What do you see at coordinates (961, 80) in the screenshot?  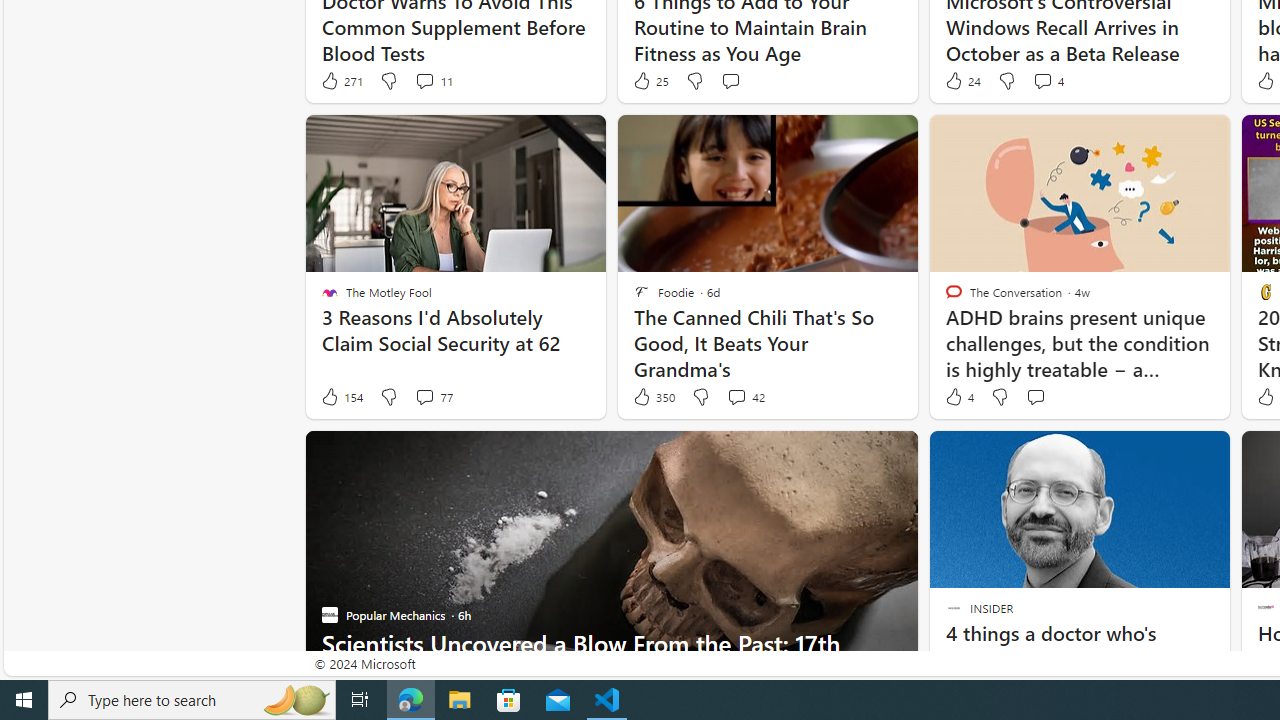 I see `'24 Like'` at bounding box center [961, 80].